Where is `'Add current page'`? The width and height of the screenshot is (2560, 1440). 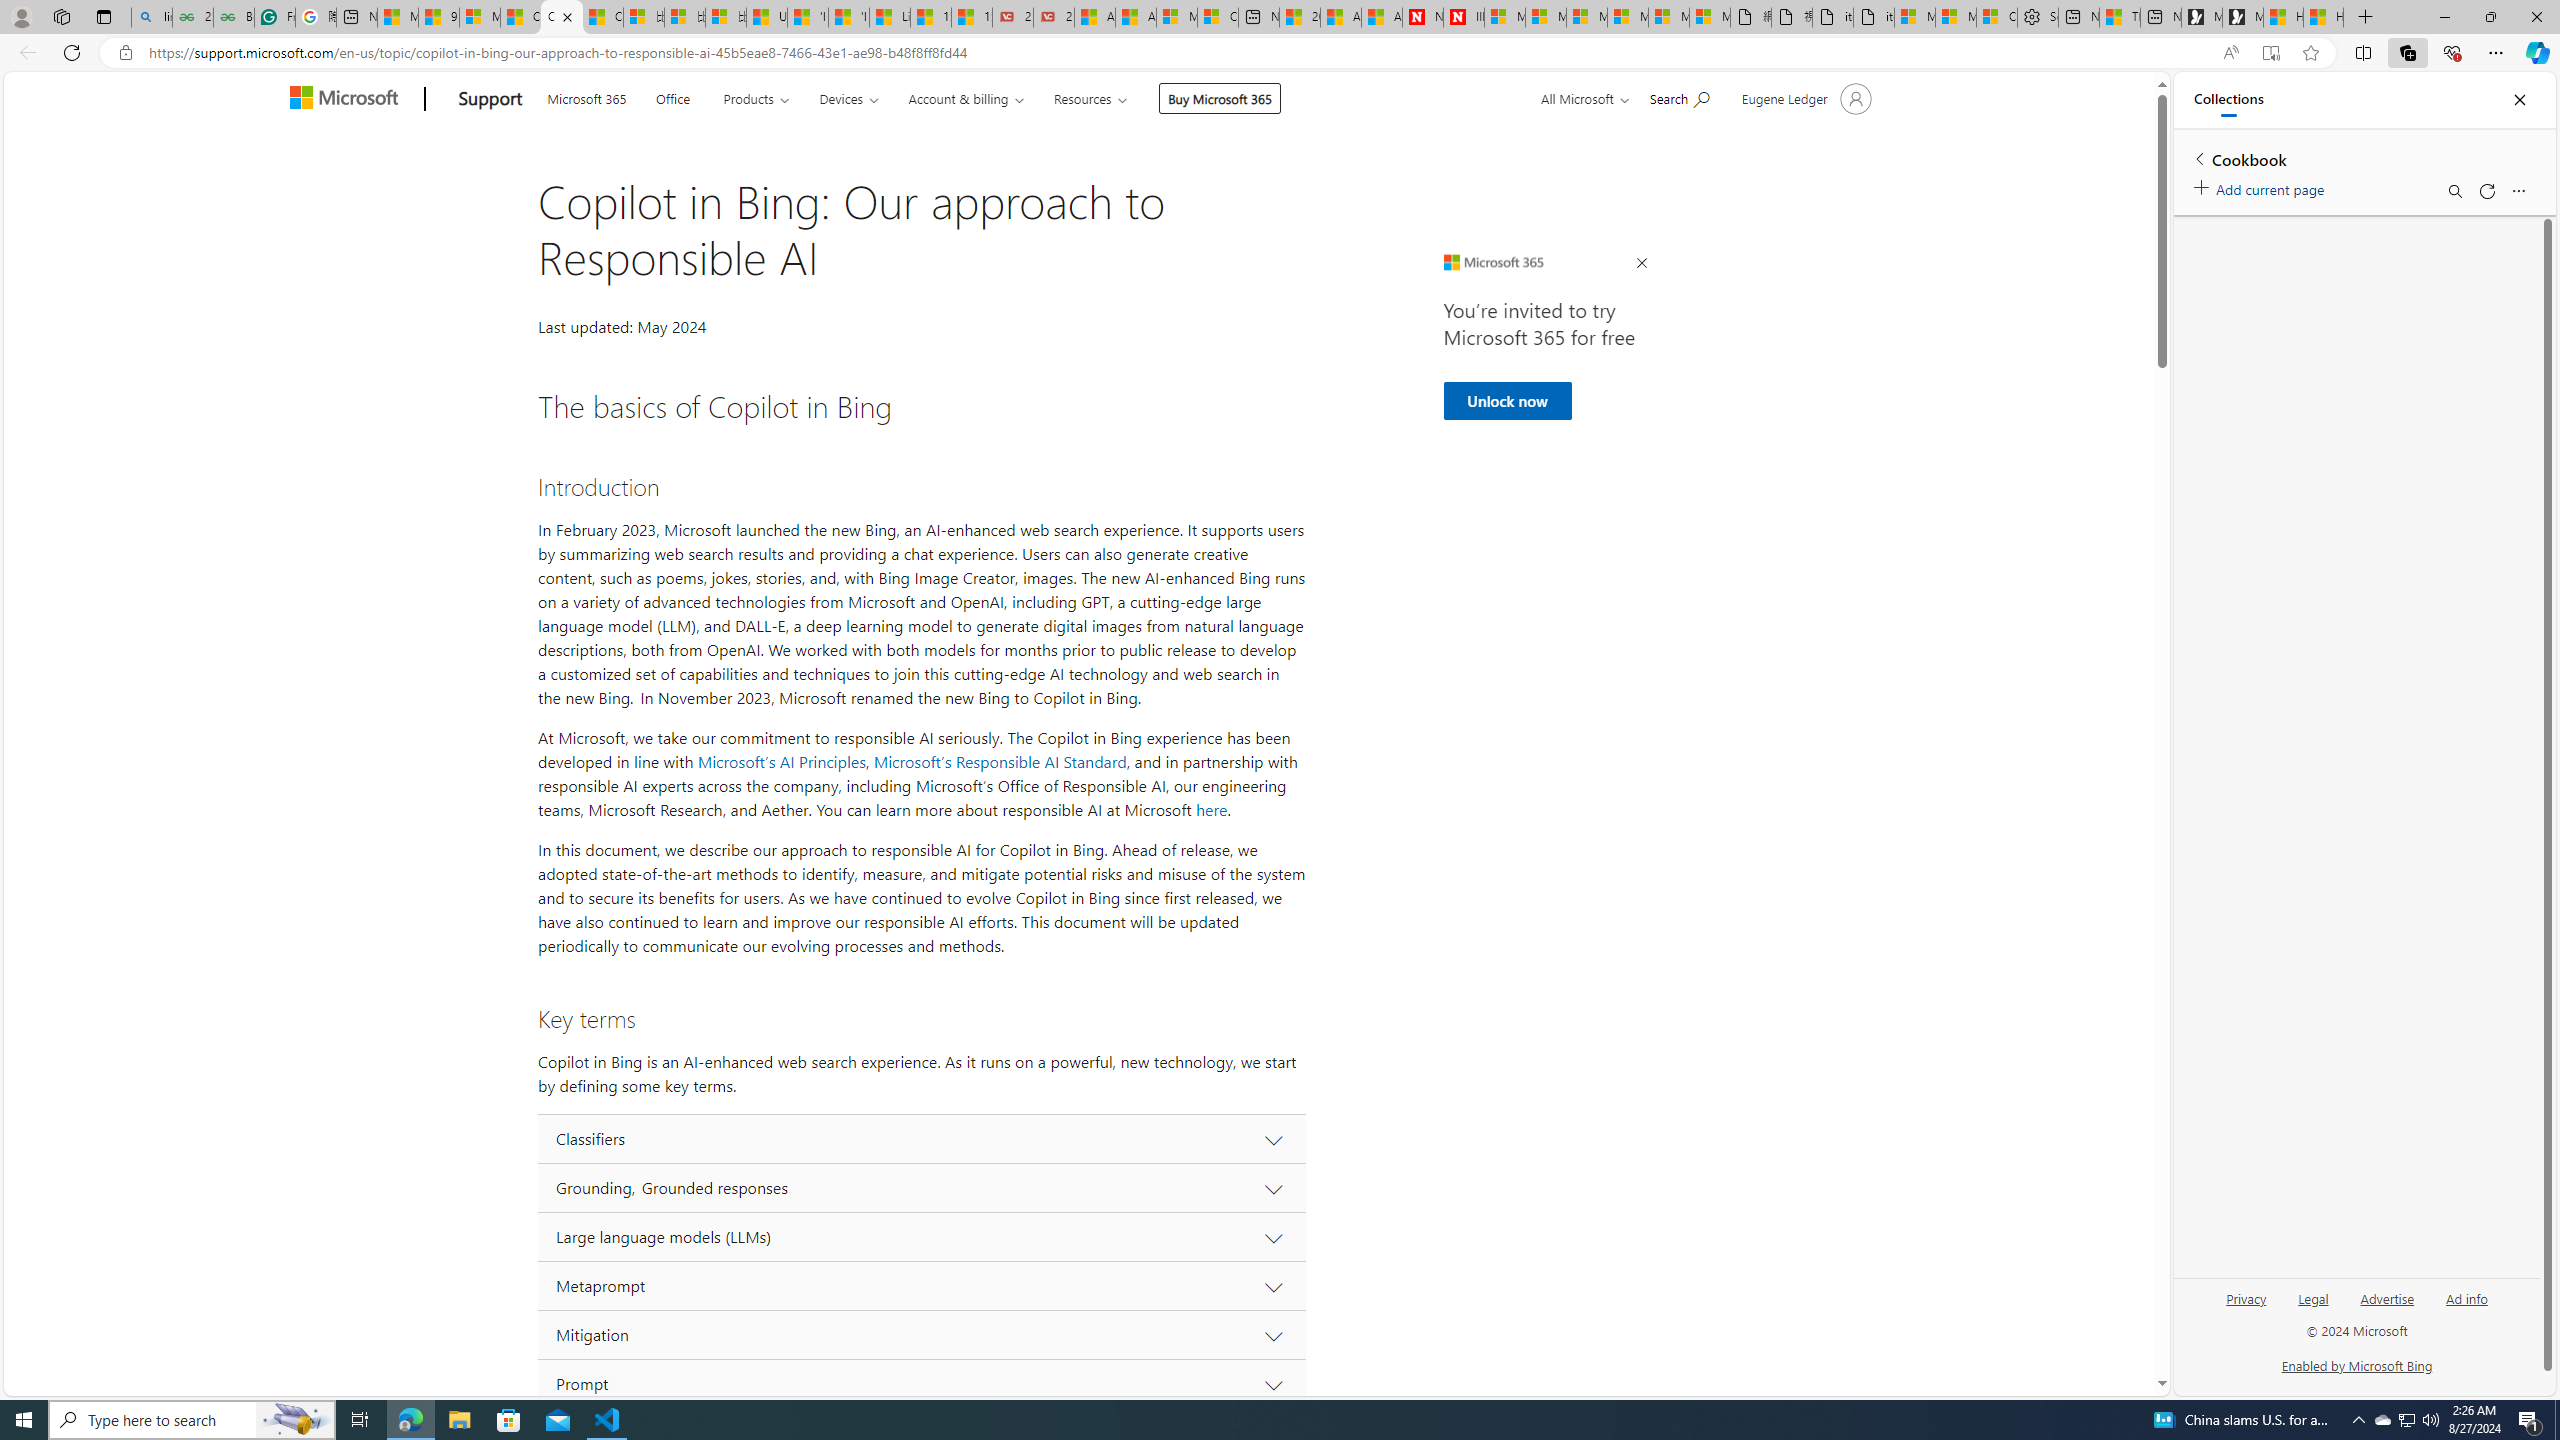
'Add current page' is located at coordinates (2262, 184).